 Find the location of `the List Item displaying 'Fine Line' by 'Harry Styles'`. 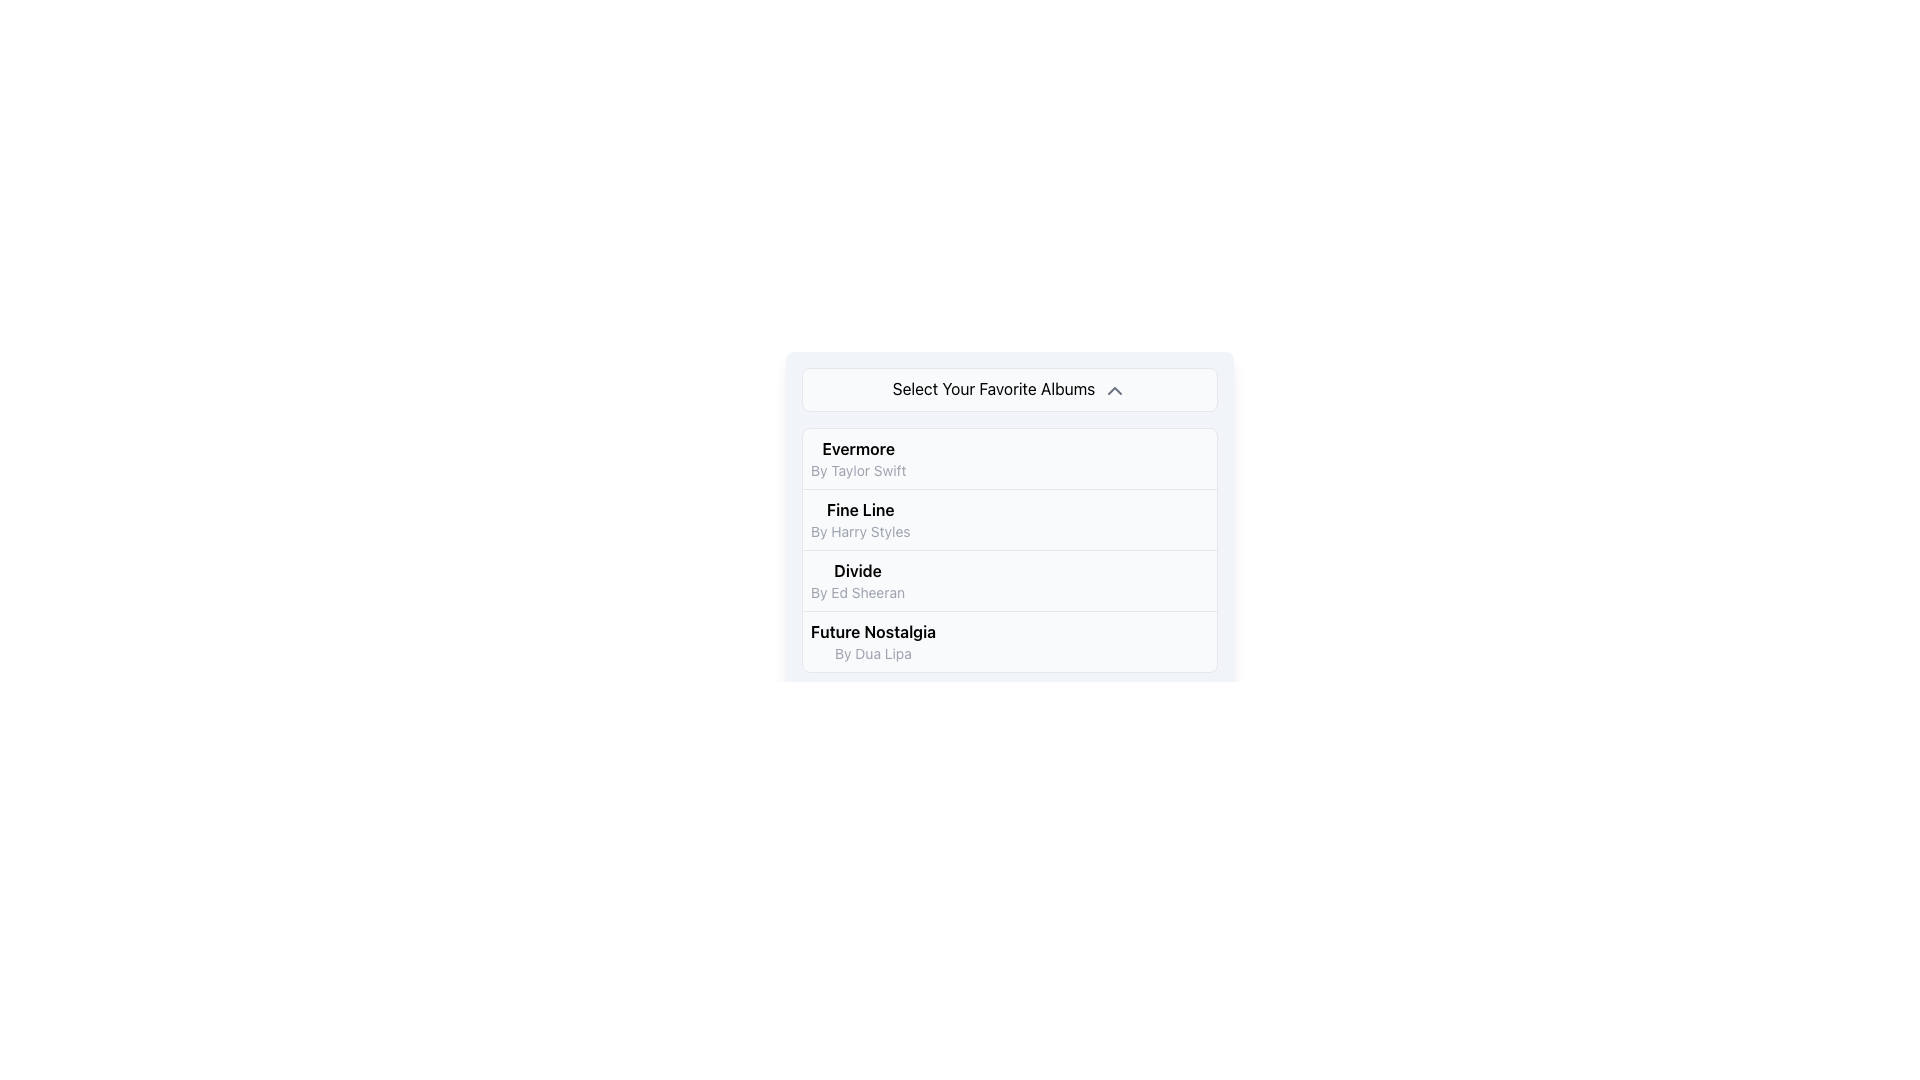

the List Item displaying 'Fine Line' by 'Harry Styles' is located at coordinates (1009, 518).